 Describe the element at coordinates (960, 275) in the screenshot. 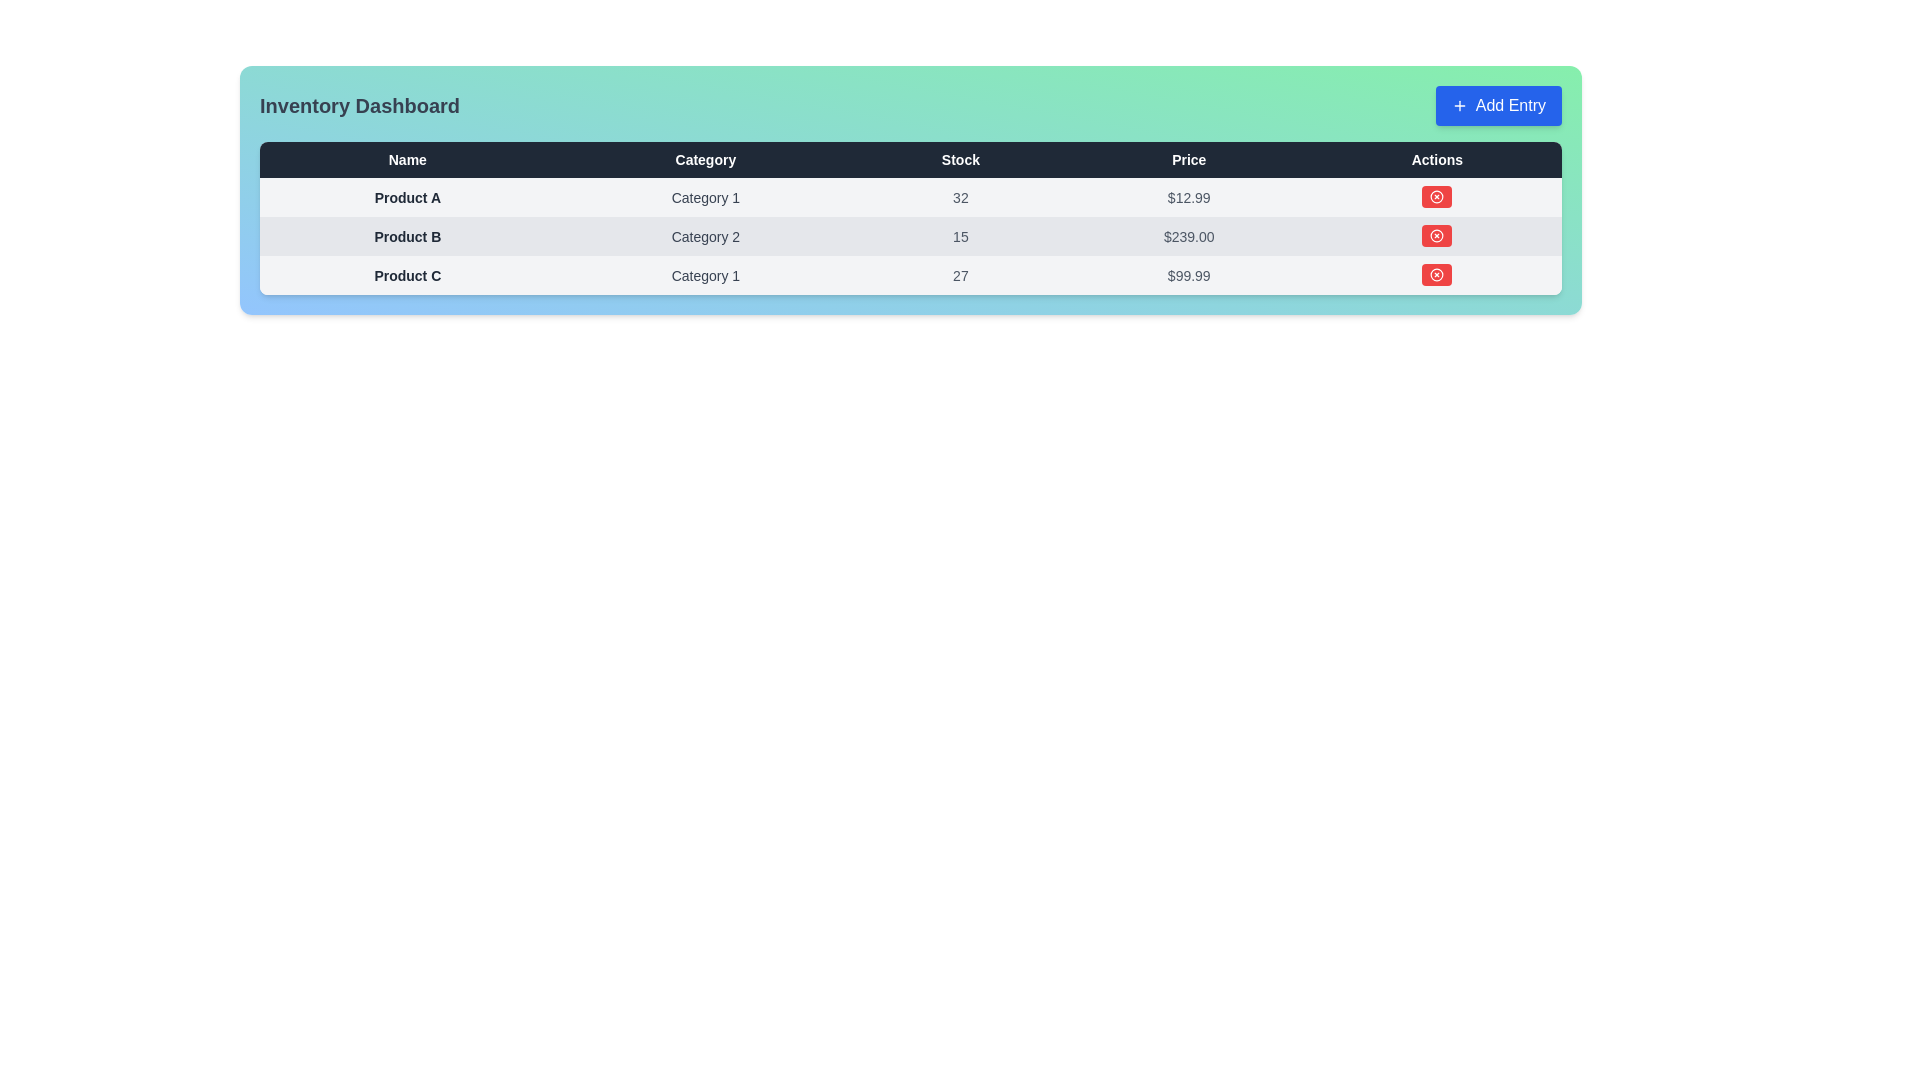

I see `the third table data cell displaying the stock quantity for 'Product C', located between 'Category 1' and the price '$99.99'` at that location.